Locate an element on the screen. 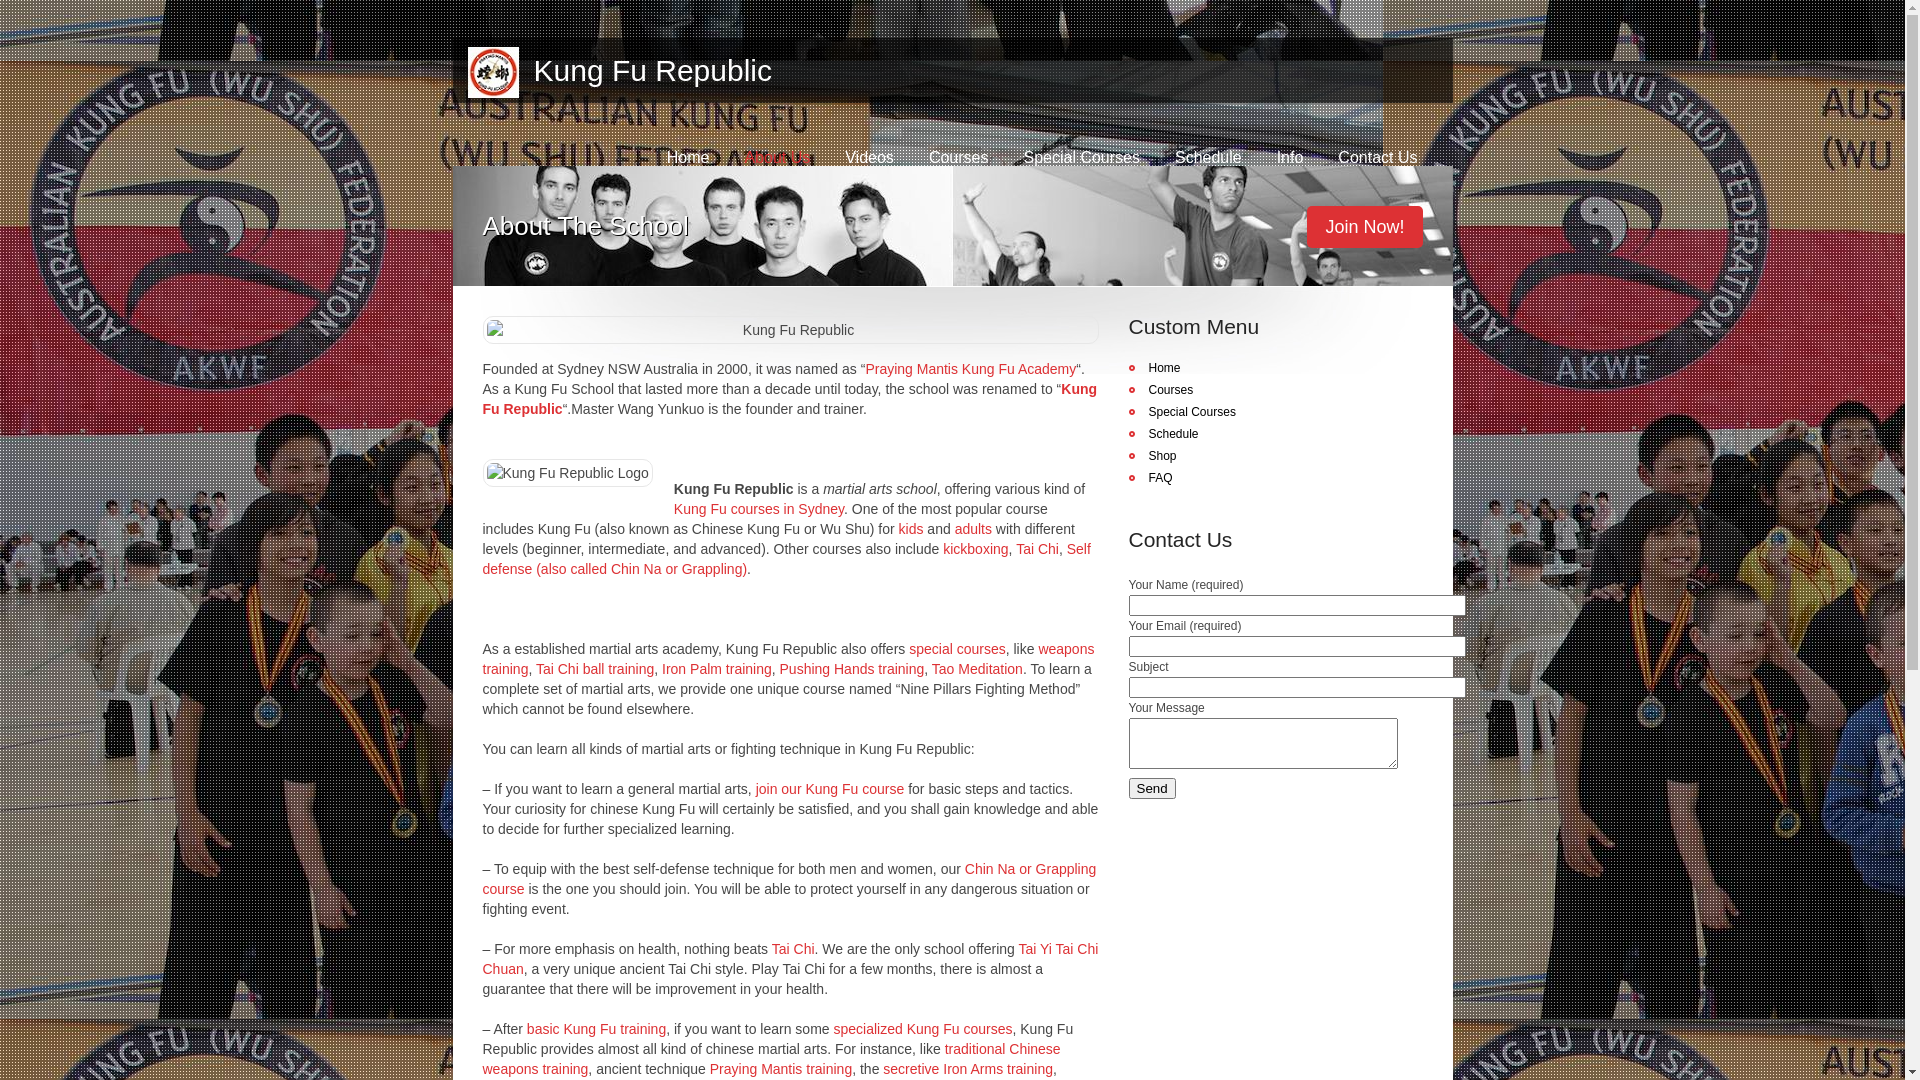 The height and width of the screenshot is (1080, 1920). 'Praying Mantis training' is located at coordinates (710, 1067).